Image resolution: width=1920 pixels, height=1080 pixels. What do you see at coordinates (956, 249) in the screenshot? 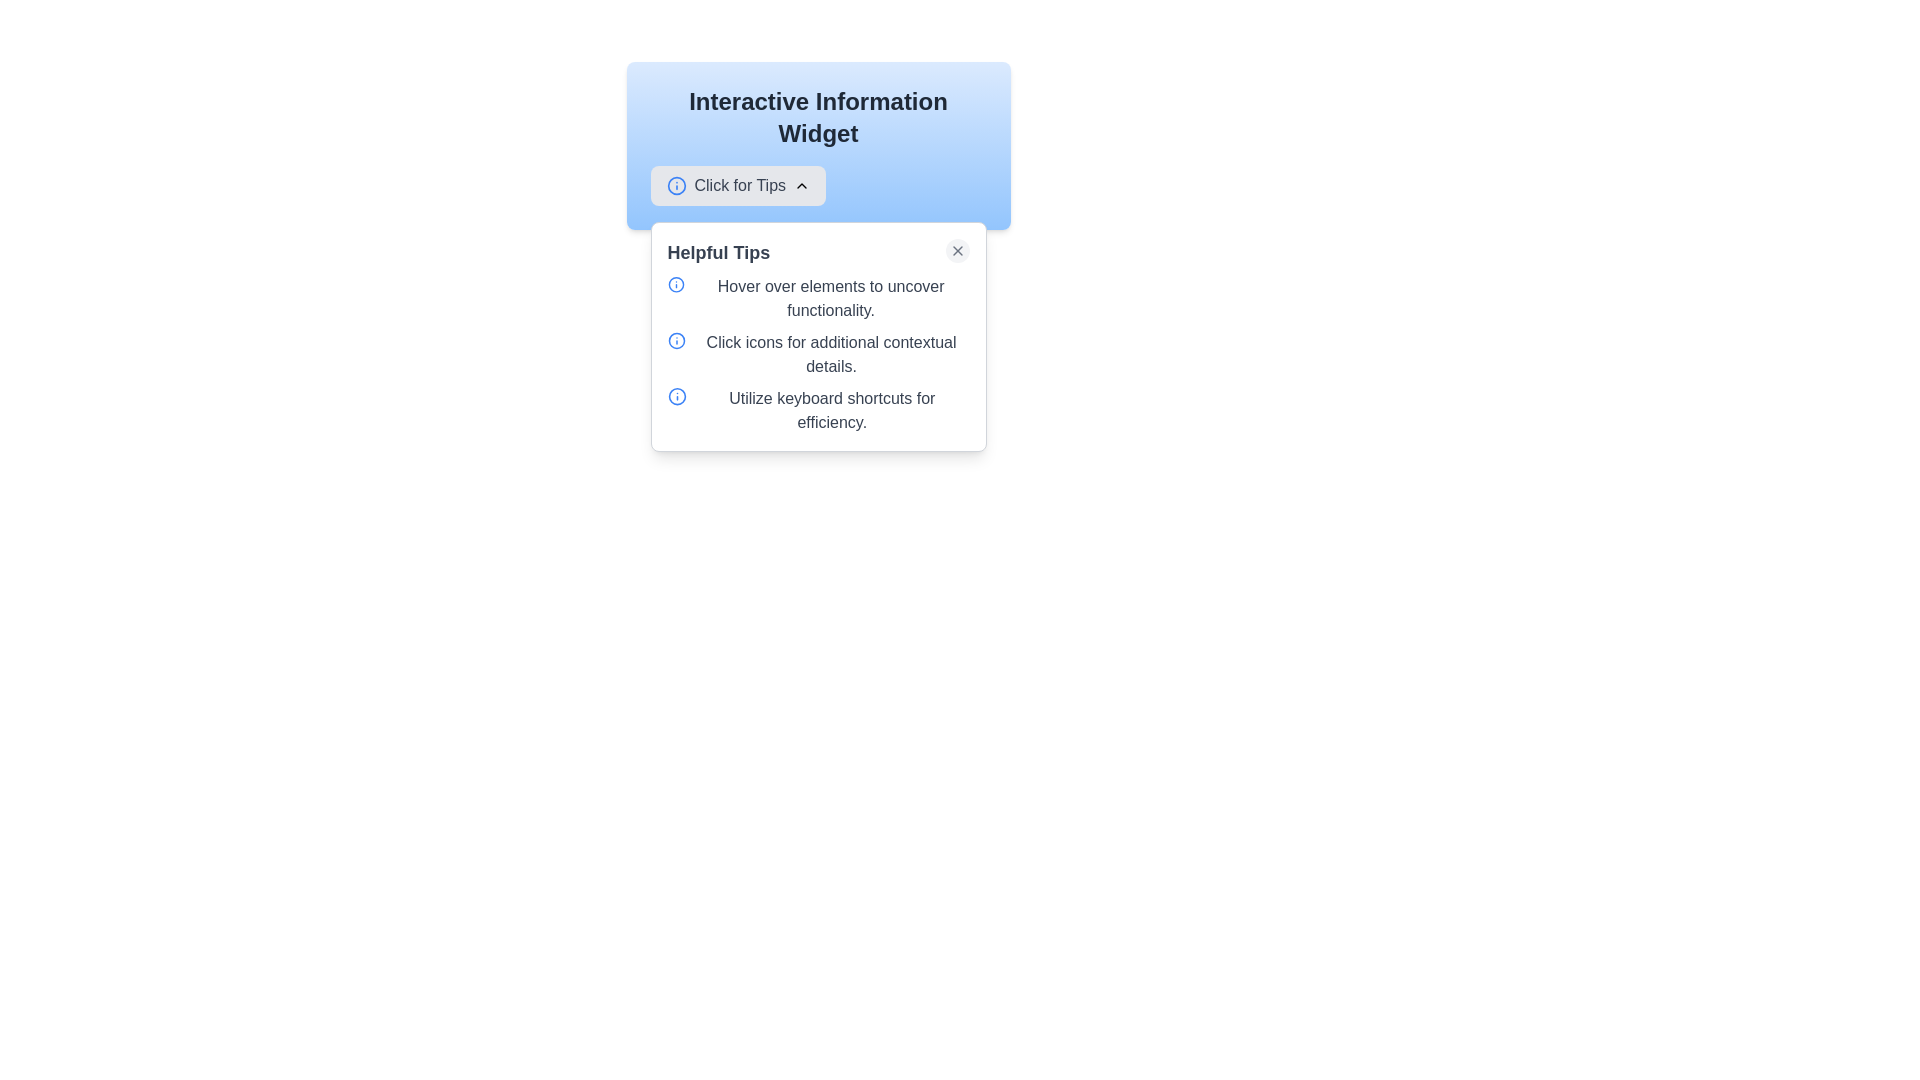
I see `the close icon with a gray 'X' located at the top-right corner of the 'Helpful Tips' panel to activate its hover effect` at bounding box center [956, 249].